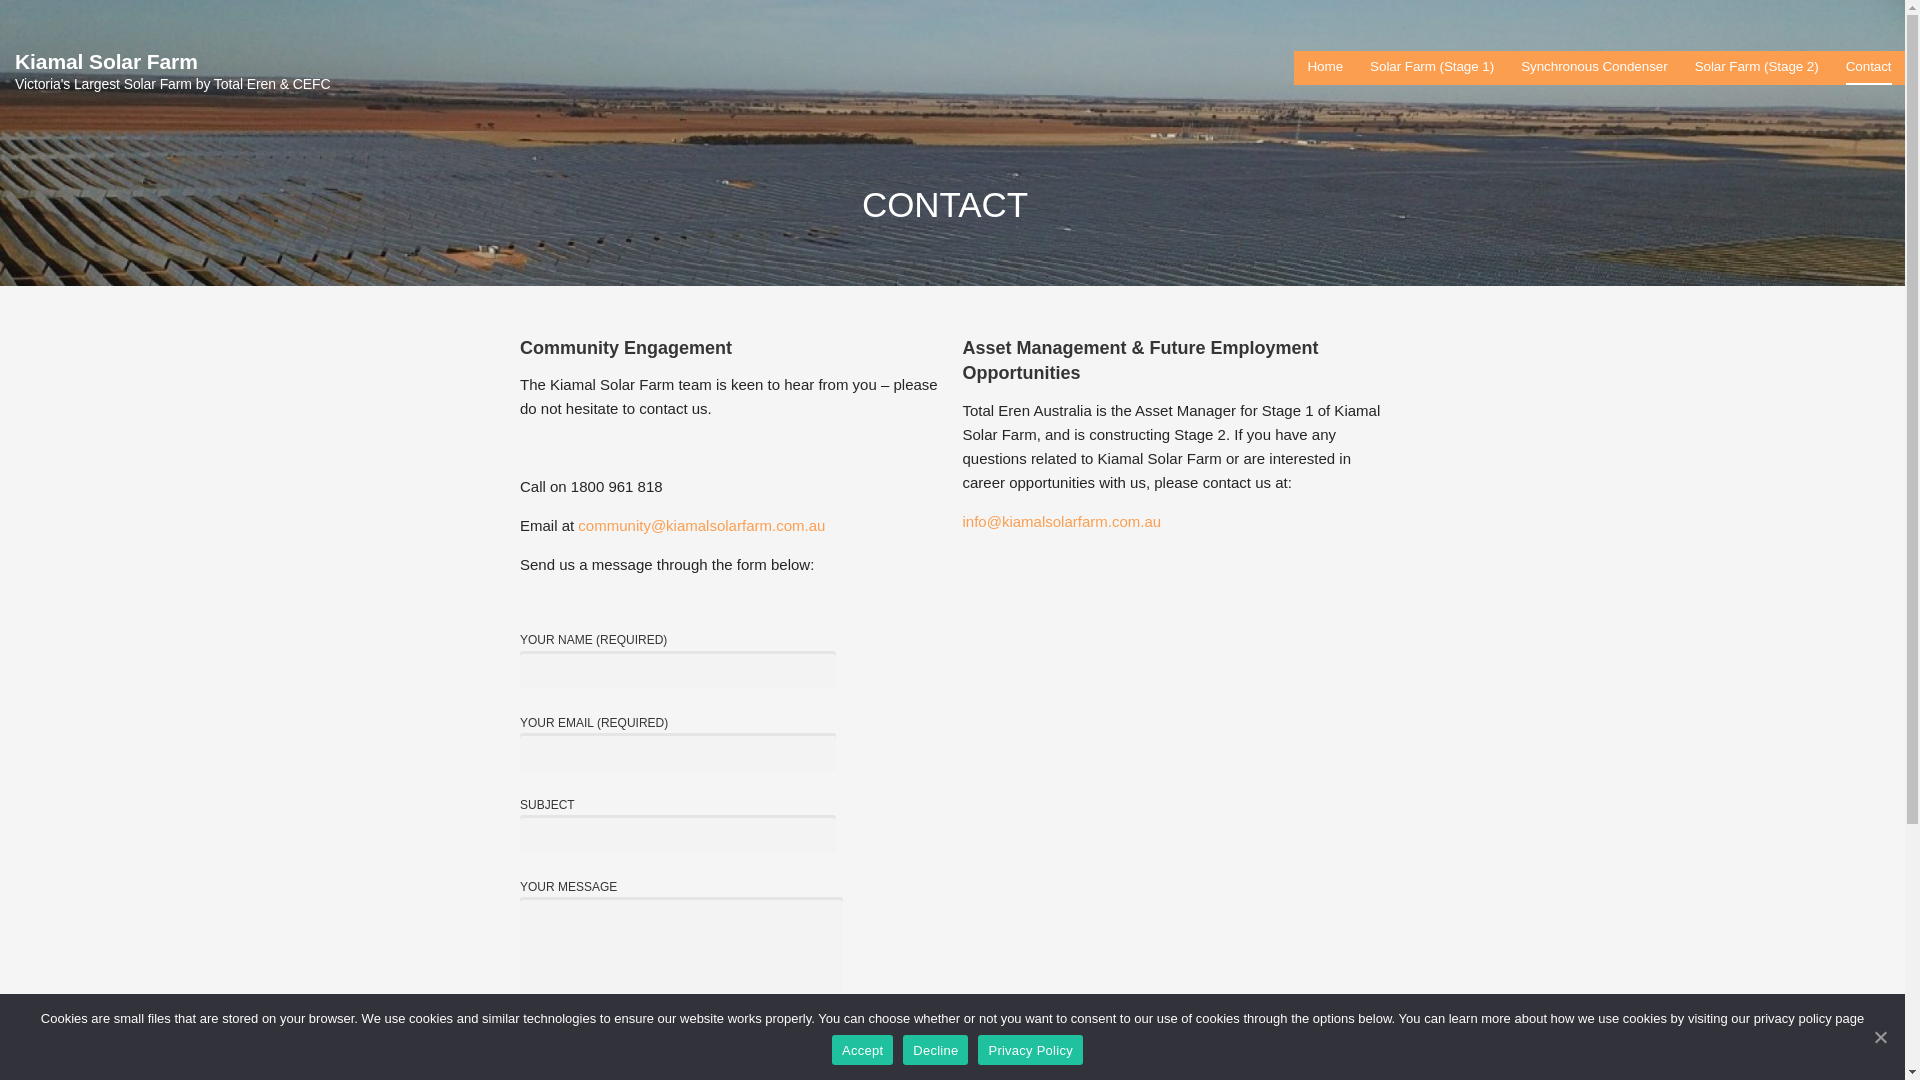  Describe the element at coordinates (1593, 67) in the screenshot. I see `'Synchronous Condenser'` at that location.